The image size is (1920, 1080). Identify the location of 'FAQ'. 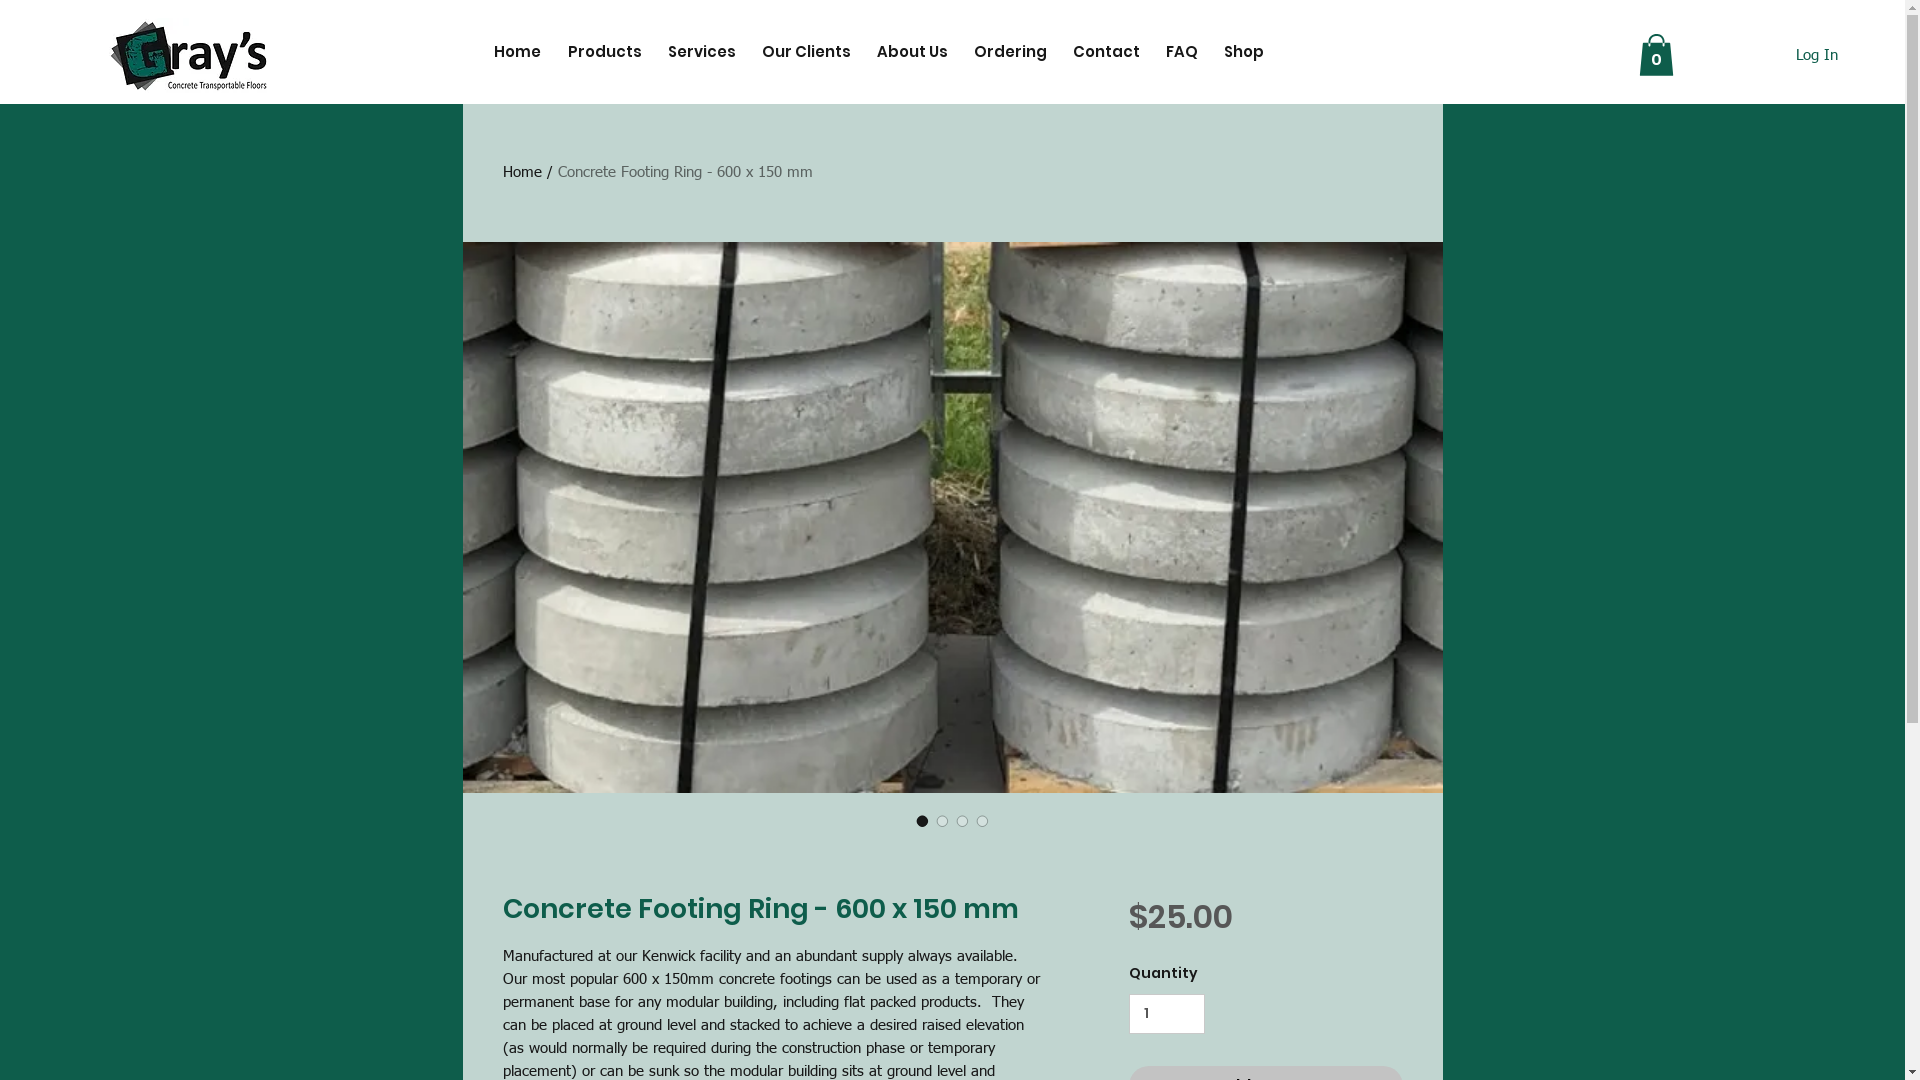
(1179, 50).